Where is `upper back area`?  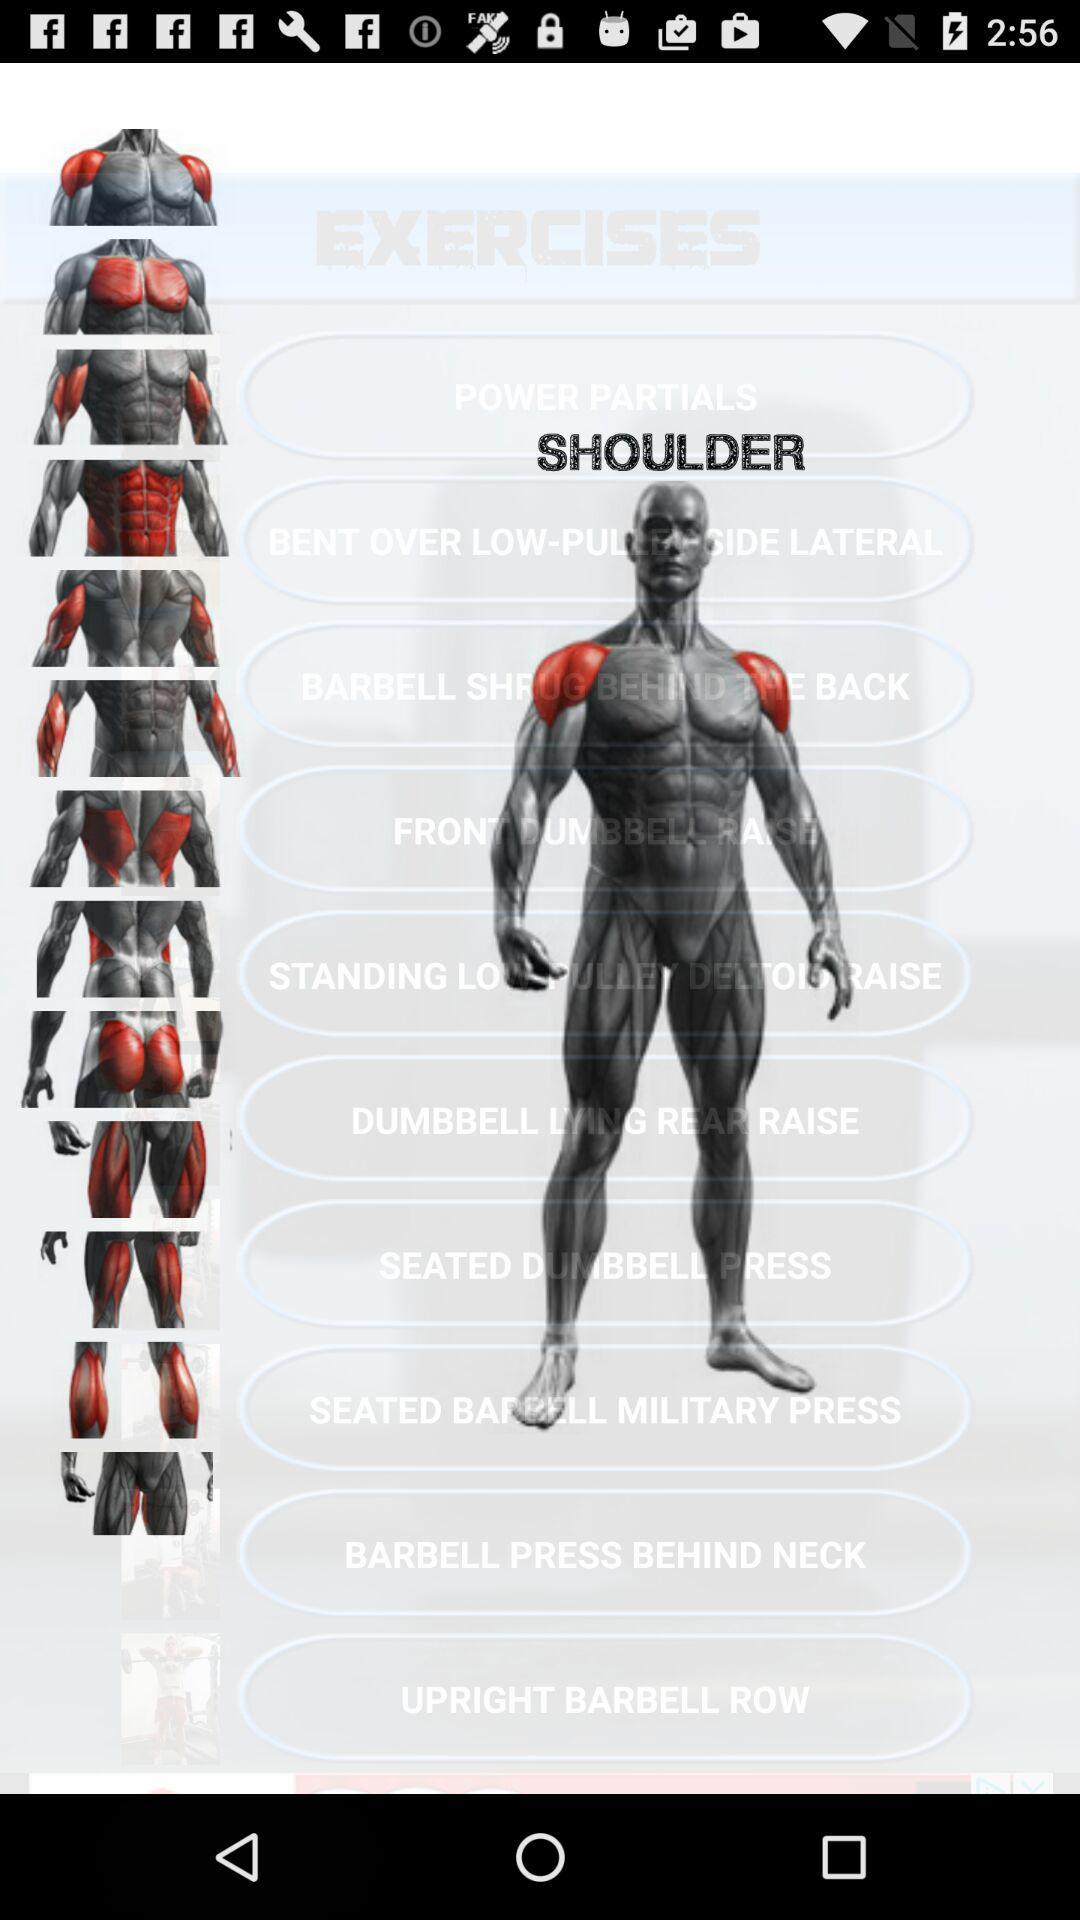 upper back area is located at coordinates (131, 832).